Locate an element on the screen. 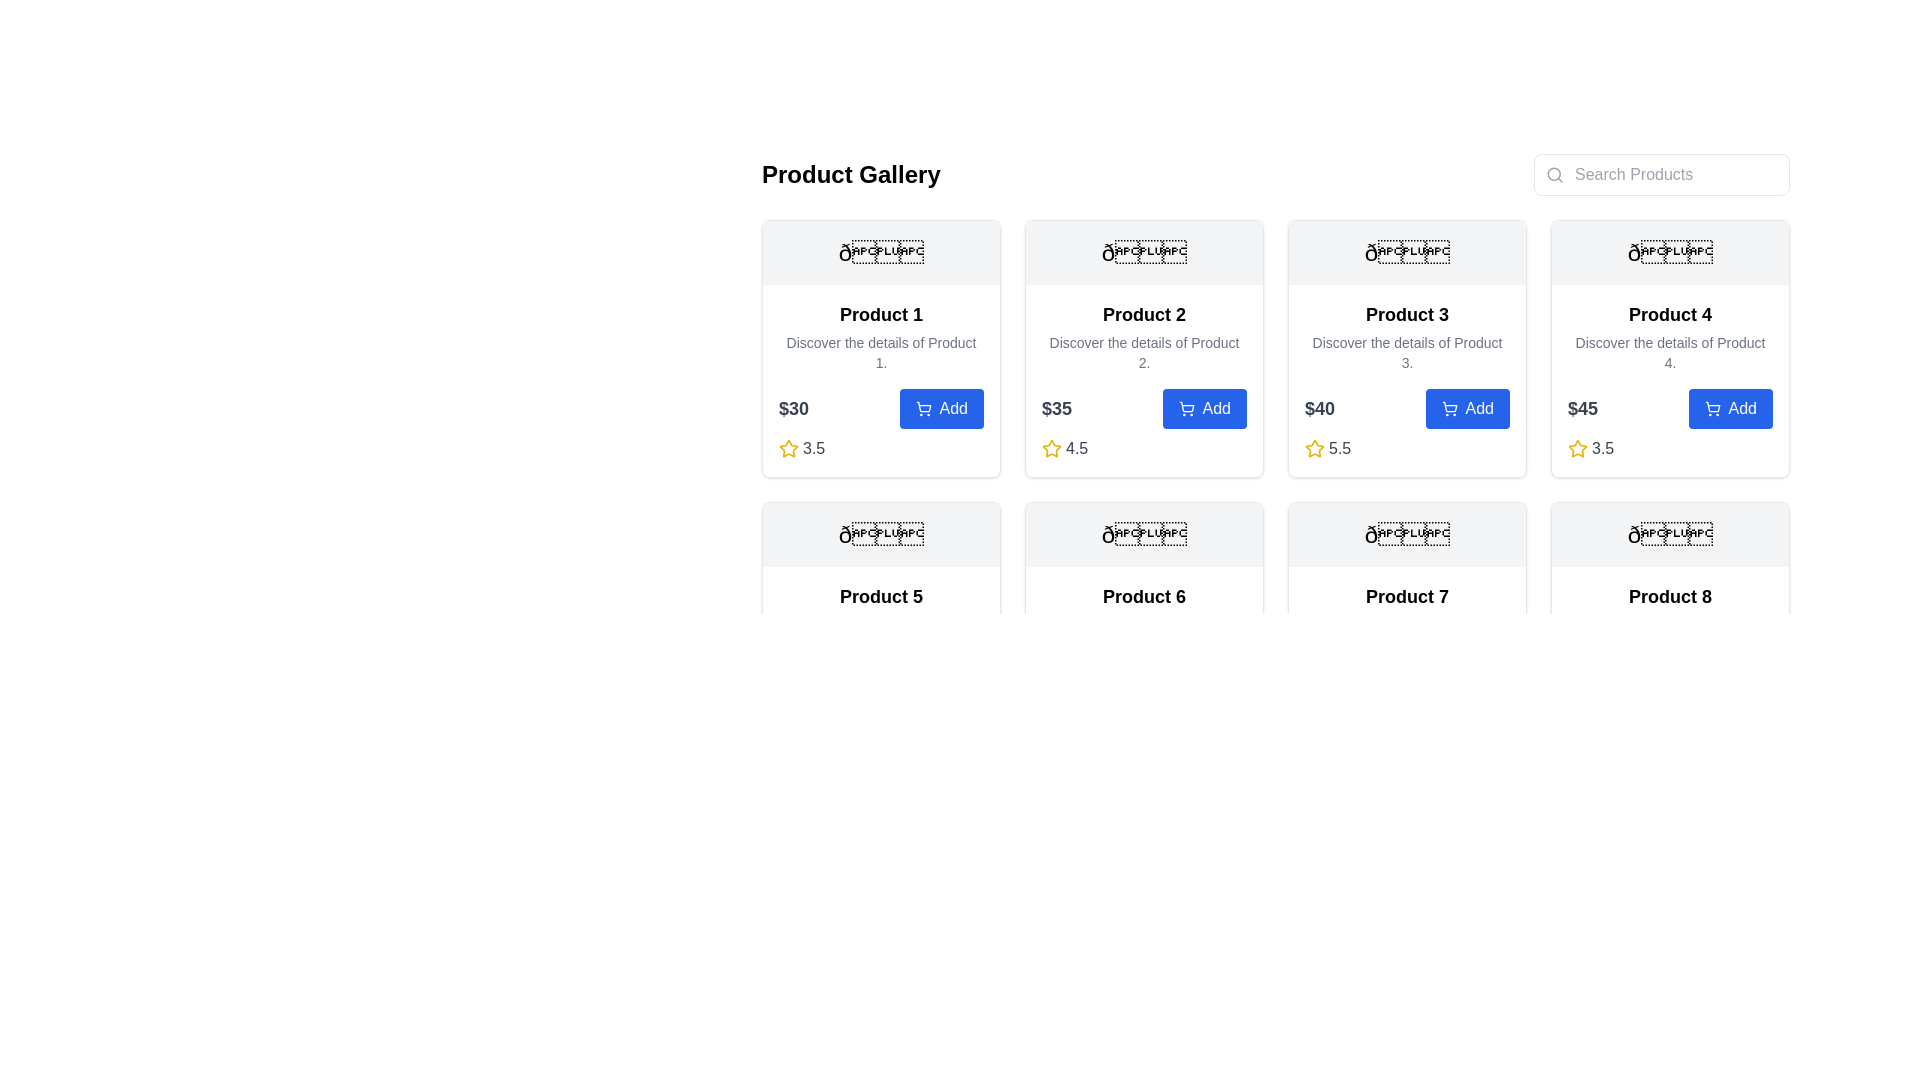 Image resolution: width=1920 pixels, height=1080 pixels. the star icon located at the bottom-left of the product card for 'Product 3', adjacent to the rating value '5.5' to interact with it is located at coordinates (1314, 446).